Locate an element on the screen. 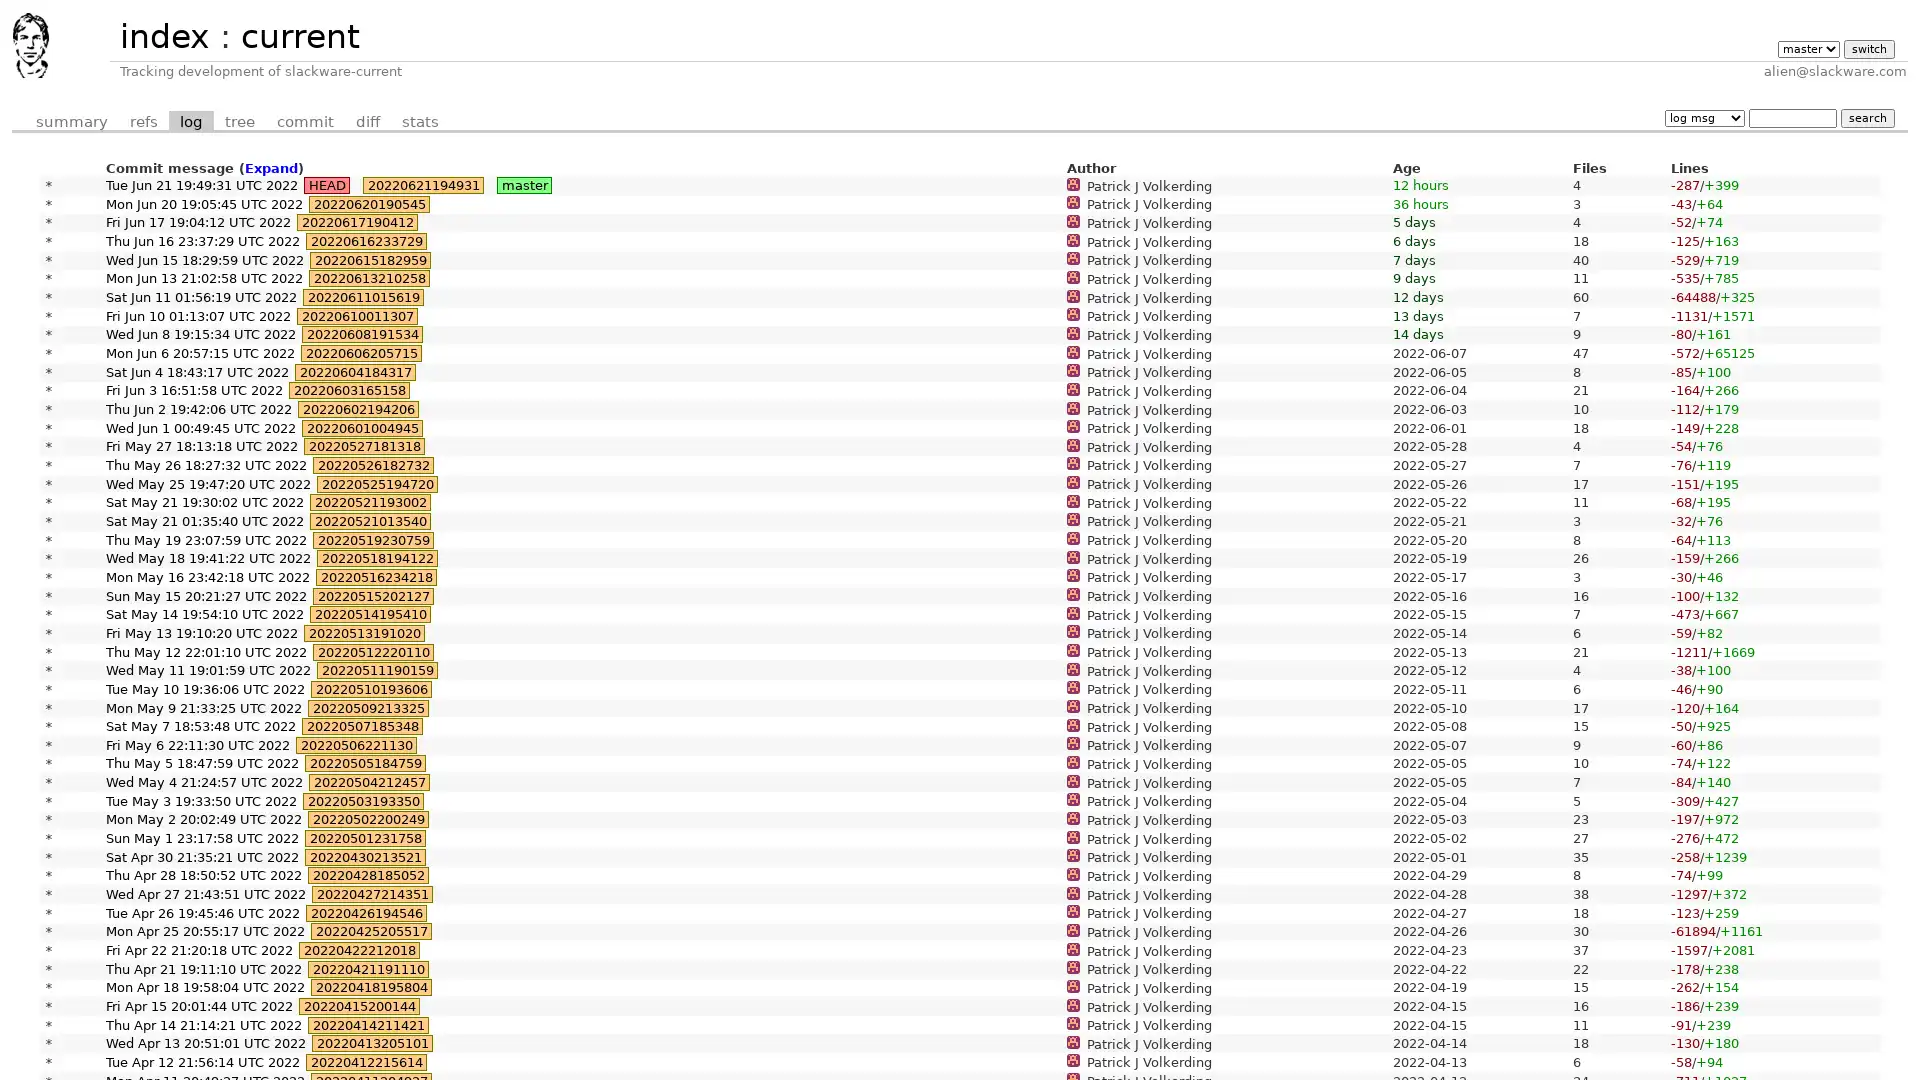 This screenshot has height=1080, width=1920. search is located at coordinates (1866, 117).